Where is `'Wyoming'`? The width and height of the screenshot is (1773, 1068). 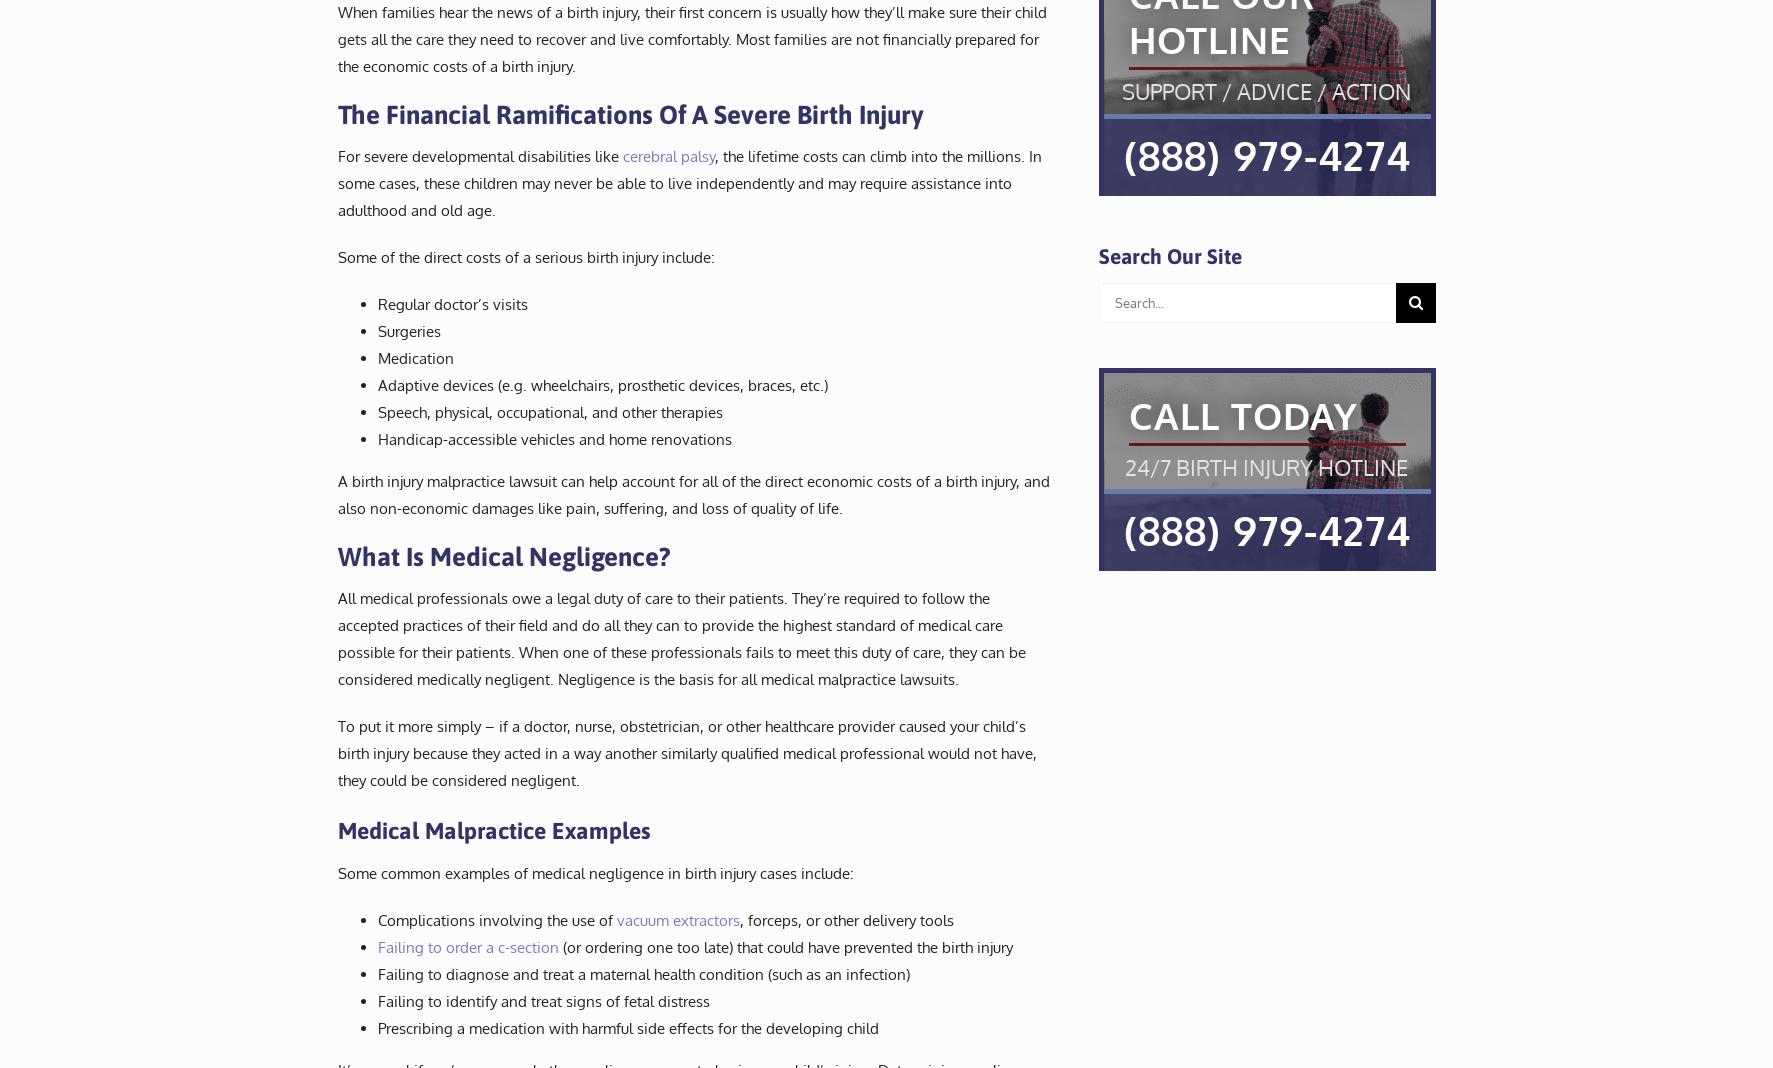 'Wyoming' is located at coordinates (903, 239).